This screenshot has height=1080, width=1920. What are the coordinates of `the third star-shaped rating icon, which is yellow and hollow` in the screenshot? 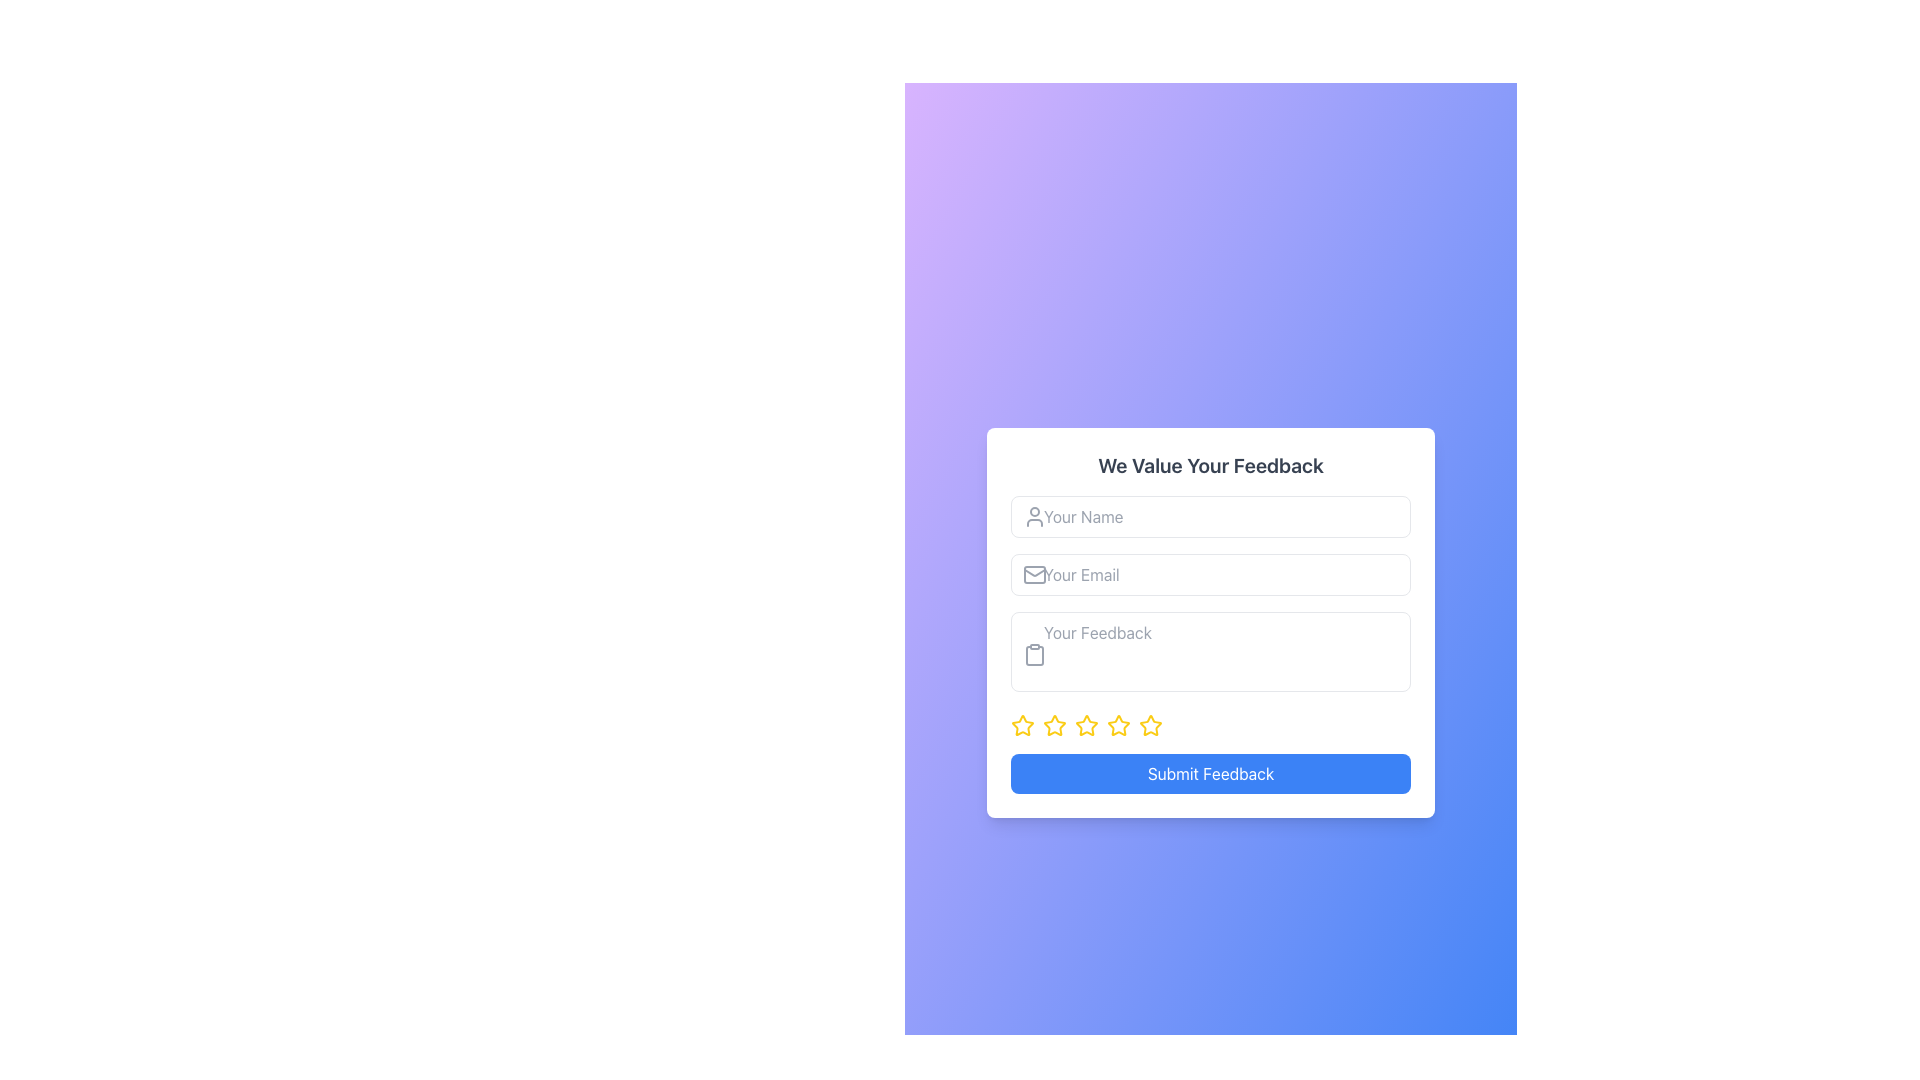 It's located at (1085, 725).